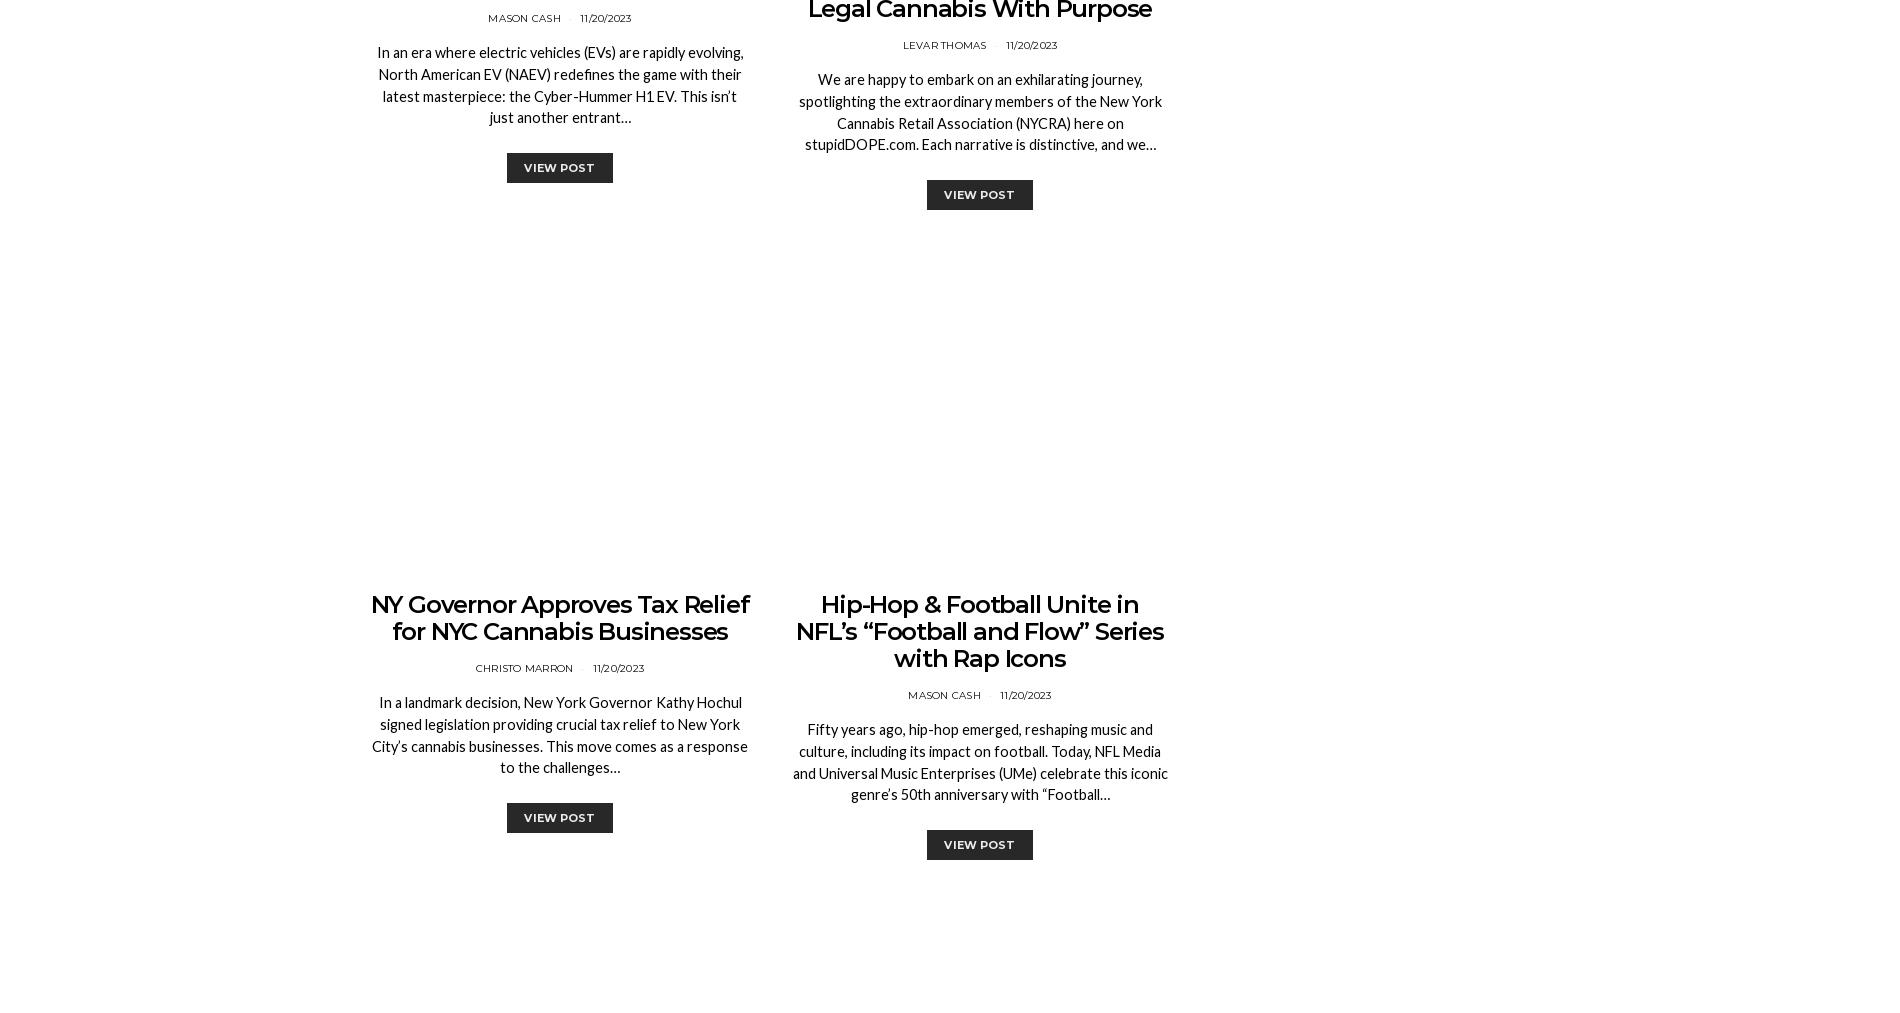  What do you see at coordinates (979, 761) in the screenshot?
I see `'Fifty years ago, hip-hop emerged, reshaping music and culture, including its impact on football. Today, NFL Media and Universal Music Enterprises (UMe) celebrate this iconic genre’s 50th anniversary with “Football…'` at bounding box center [979, 761].